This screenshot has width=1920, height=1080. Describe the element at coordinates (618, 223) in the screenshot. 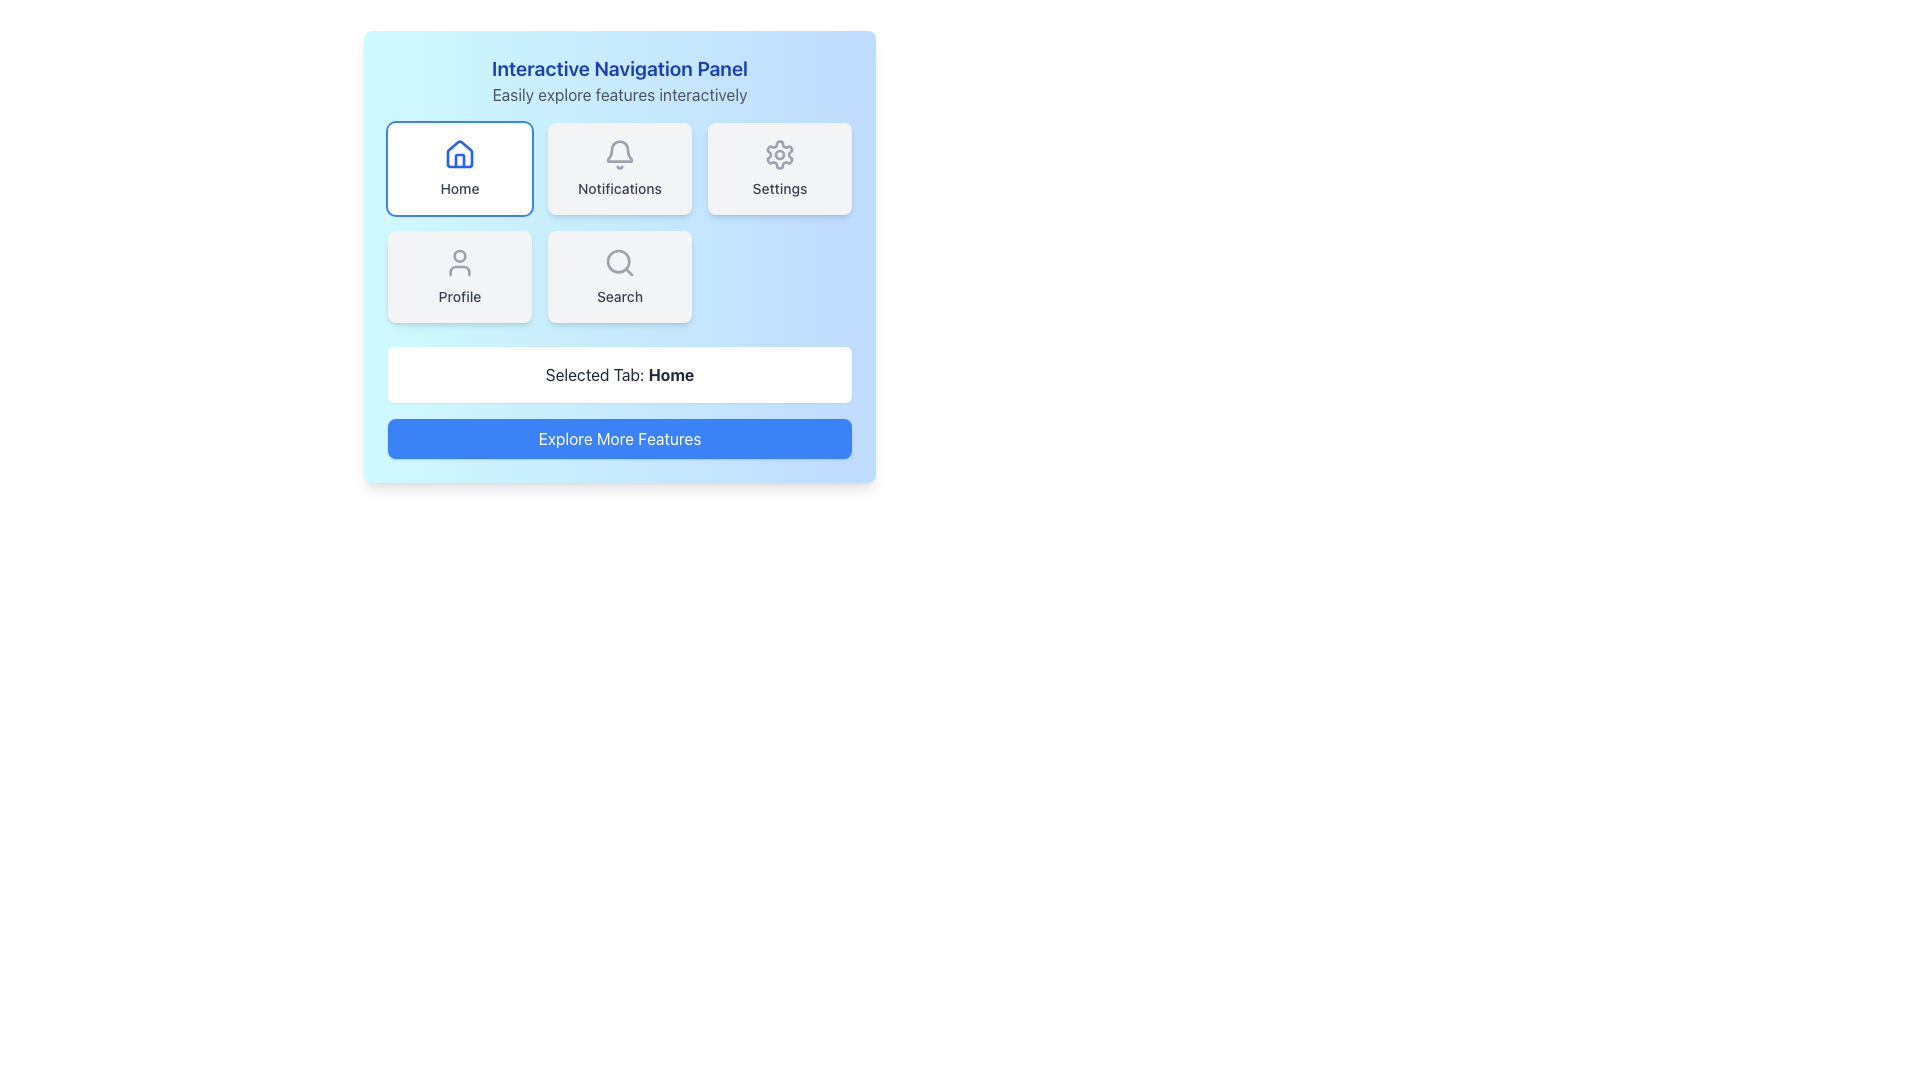

I see `the interactive buttons in the centrally located Grid layout of the 'Interactive Navigation Panel'` at that location.